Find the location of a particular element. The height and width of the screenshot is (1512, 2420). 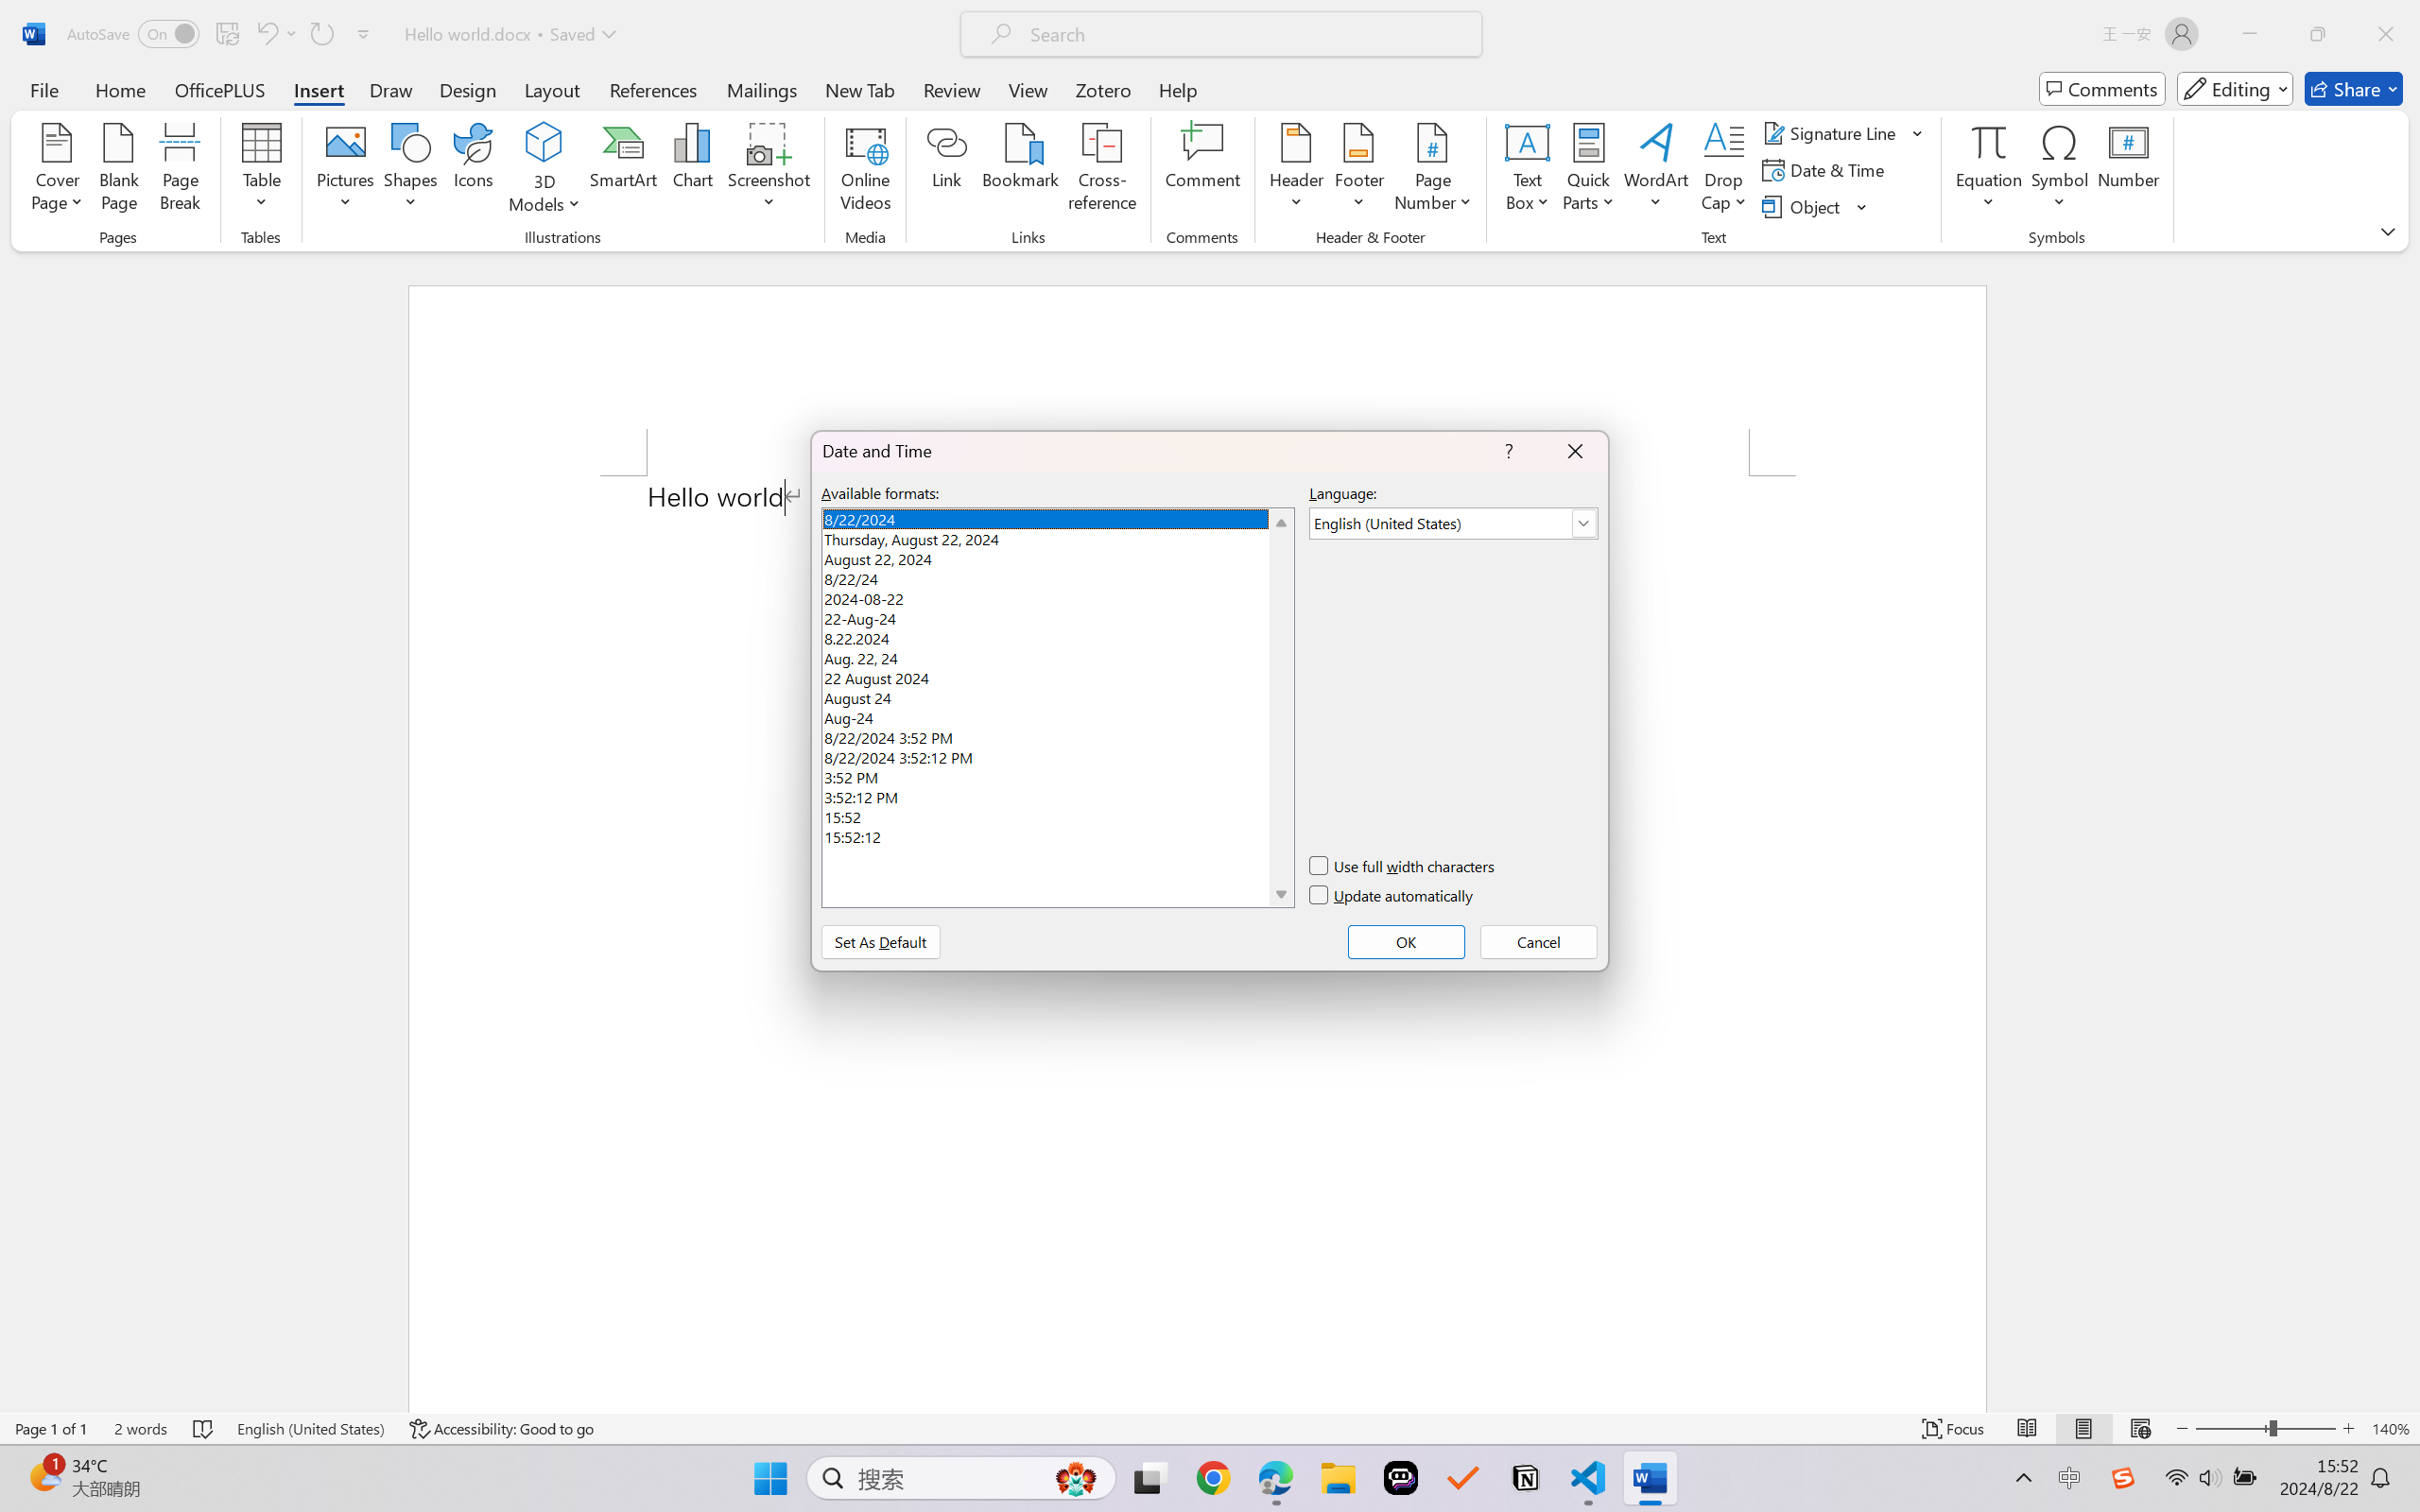

'Header' is located at coordinates (1294, 170).